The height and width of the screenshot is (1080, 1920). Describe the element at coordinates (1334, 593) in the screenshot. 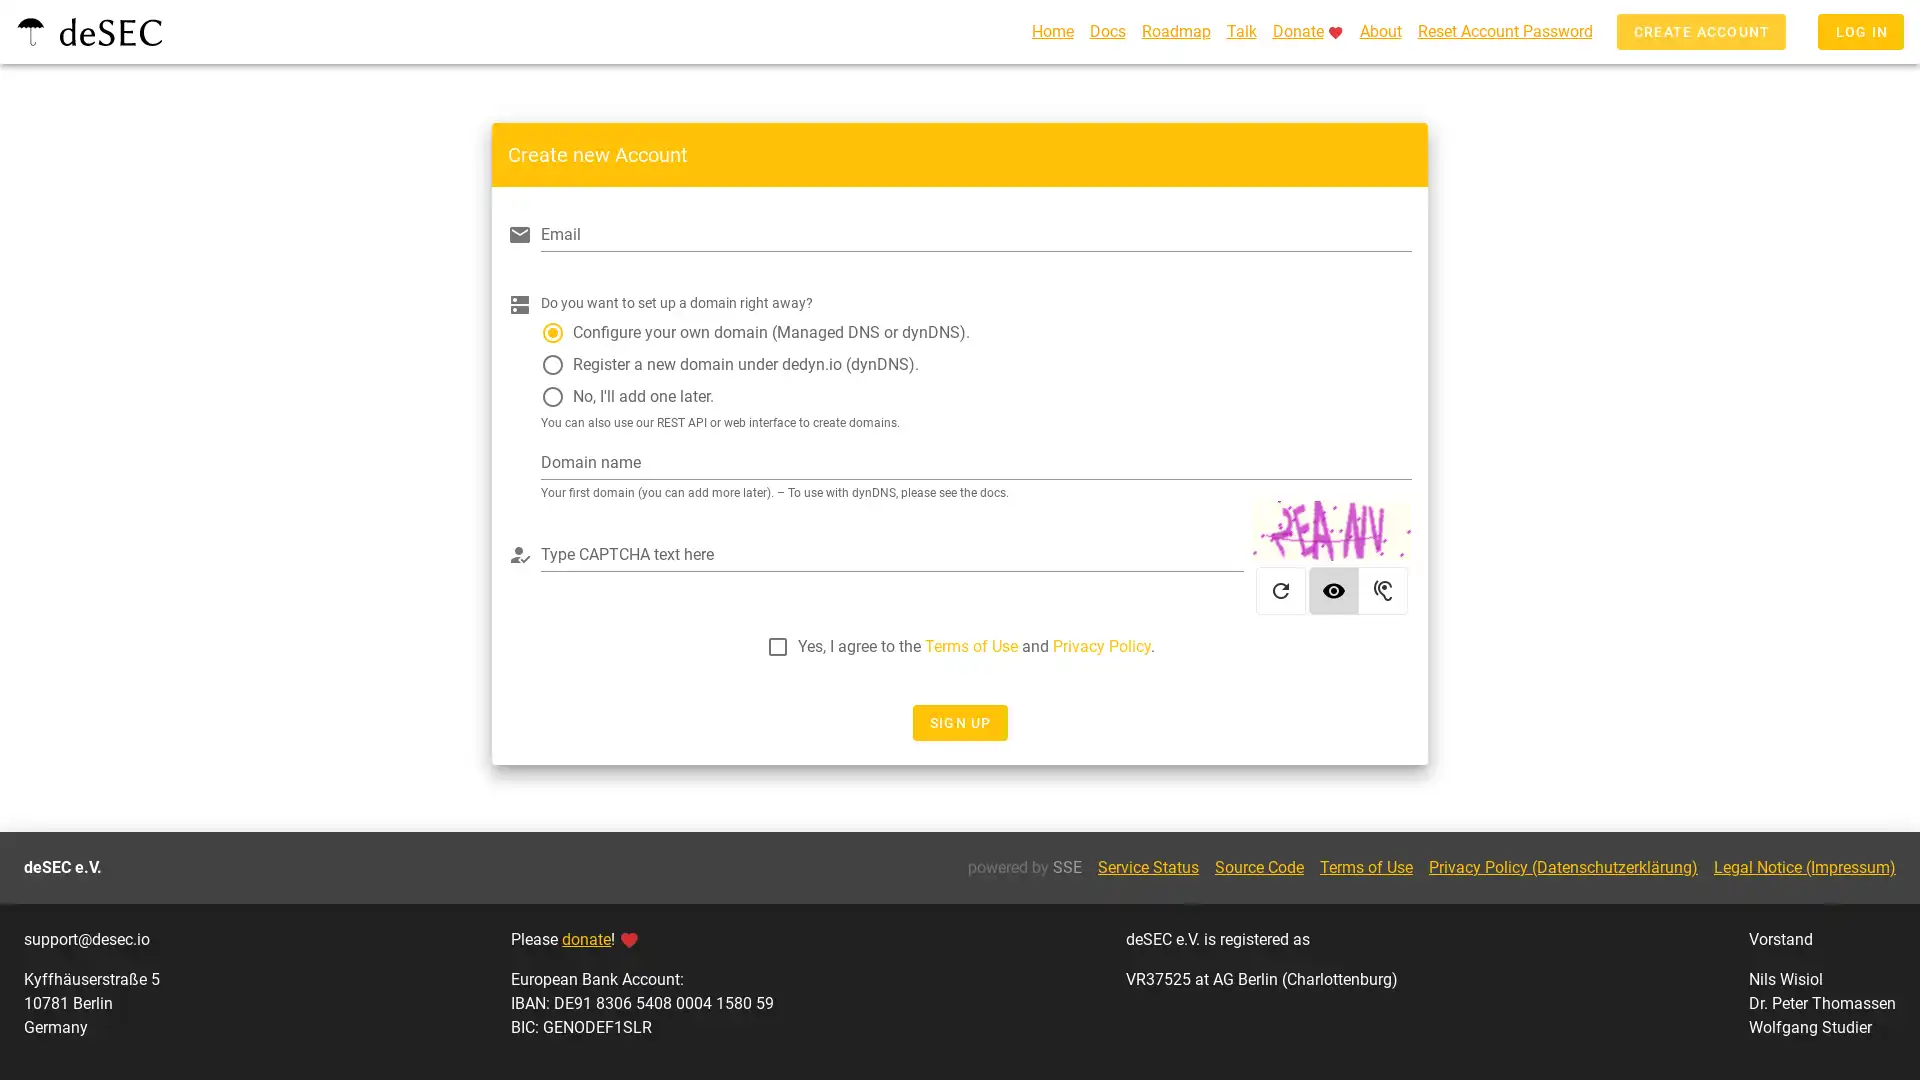

I see `Switch to Image CAPTCHA` at that location.